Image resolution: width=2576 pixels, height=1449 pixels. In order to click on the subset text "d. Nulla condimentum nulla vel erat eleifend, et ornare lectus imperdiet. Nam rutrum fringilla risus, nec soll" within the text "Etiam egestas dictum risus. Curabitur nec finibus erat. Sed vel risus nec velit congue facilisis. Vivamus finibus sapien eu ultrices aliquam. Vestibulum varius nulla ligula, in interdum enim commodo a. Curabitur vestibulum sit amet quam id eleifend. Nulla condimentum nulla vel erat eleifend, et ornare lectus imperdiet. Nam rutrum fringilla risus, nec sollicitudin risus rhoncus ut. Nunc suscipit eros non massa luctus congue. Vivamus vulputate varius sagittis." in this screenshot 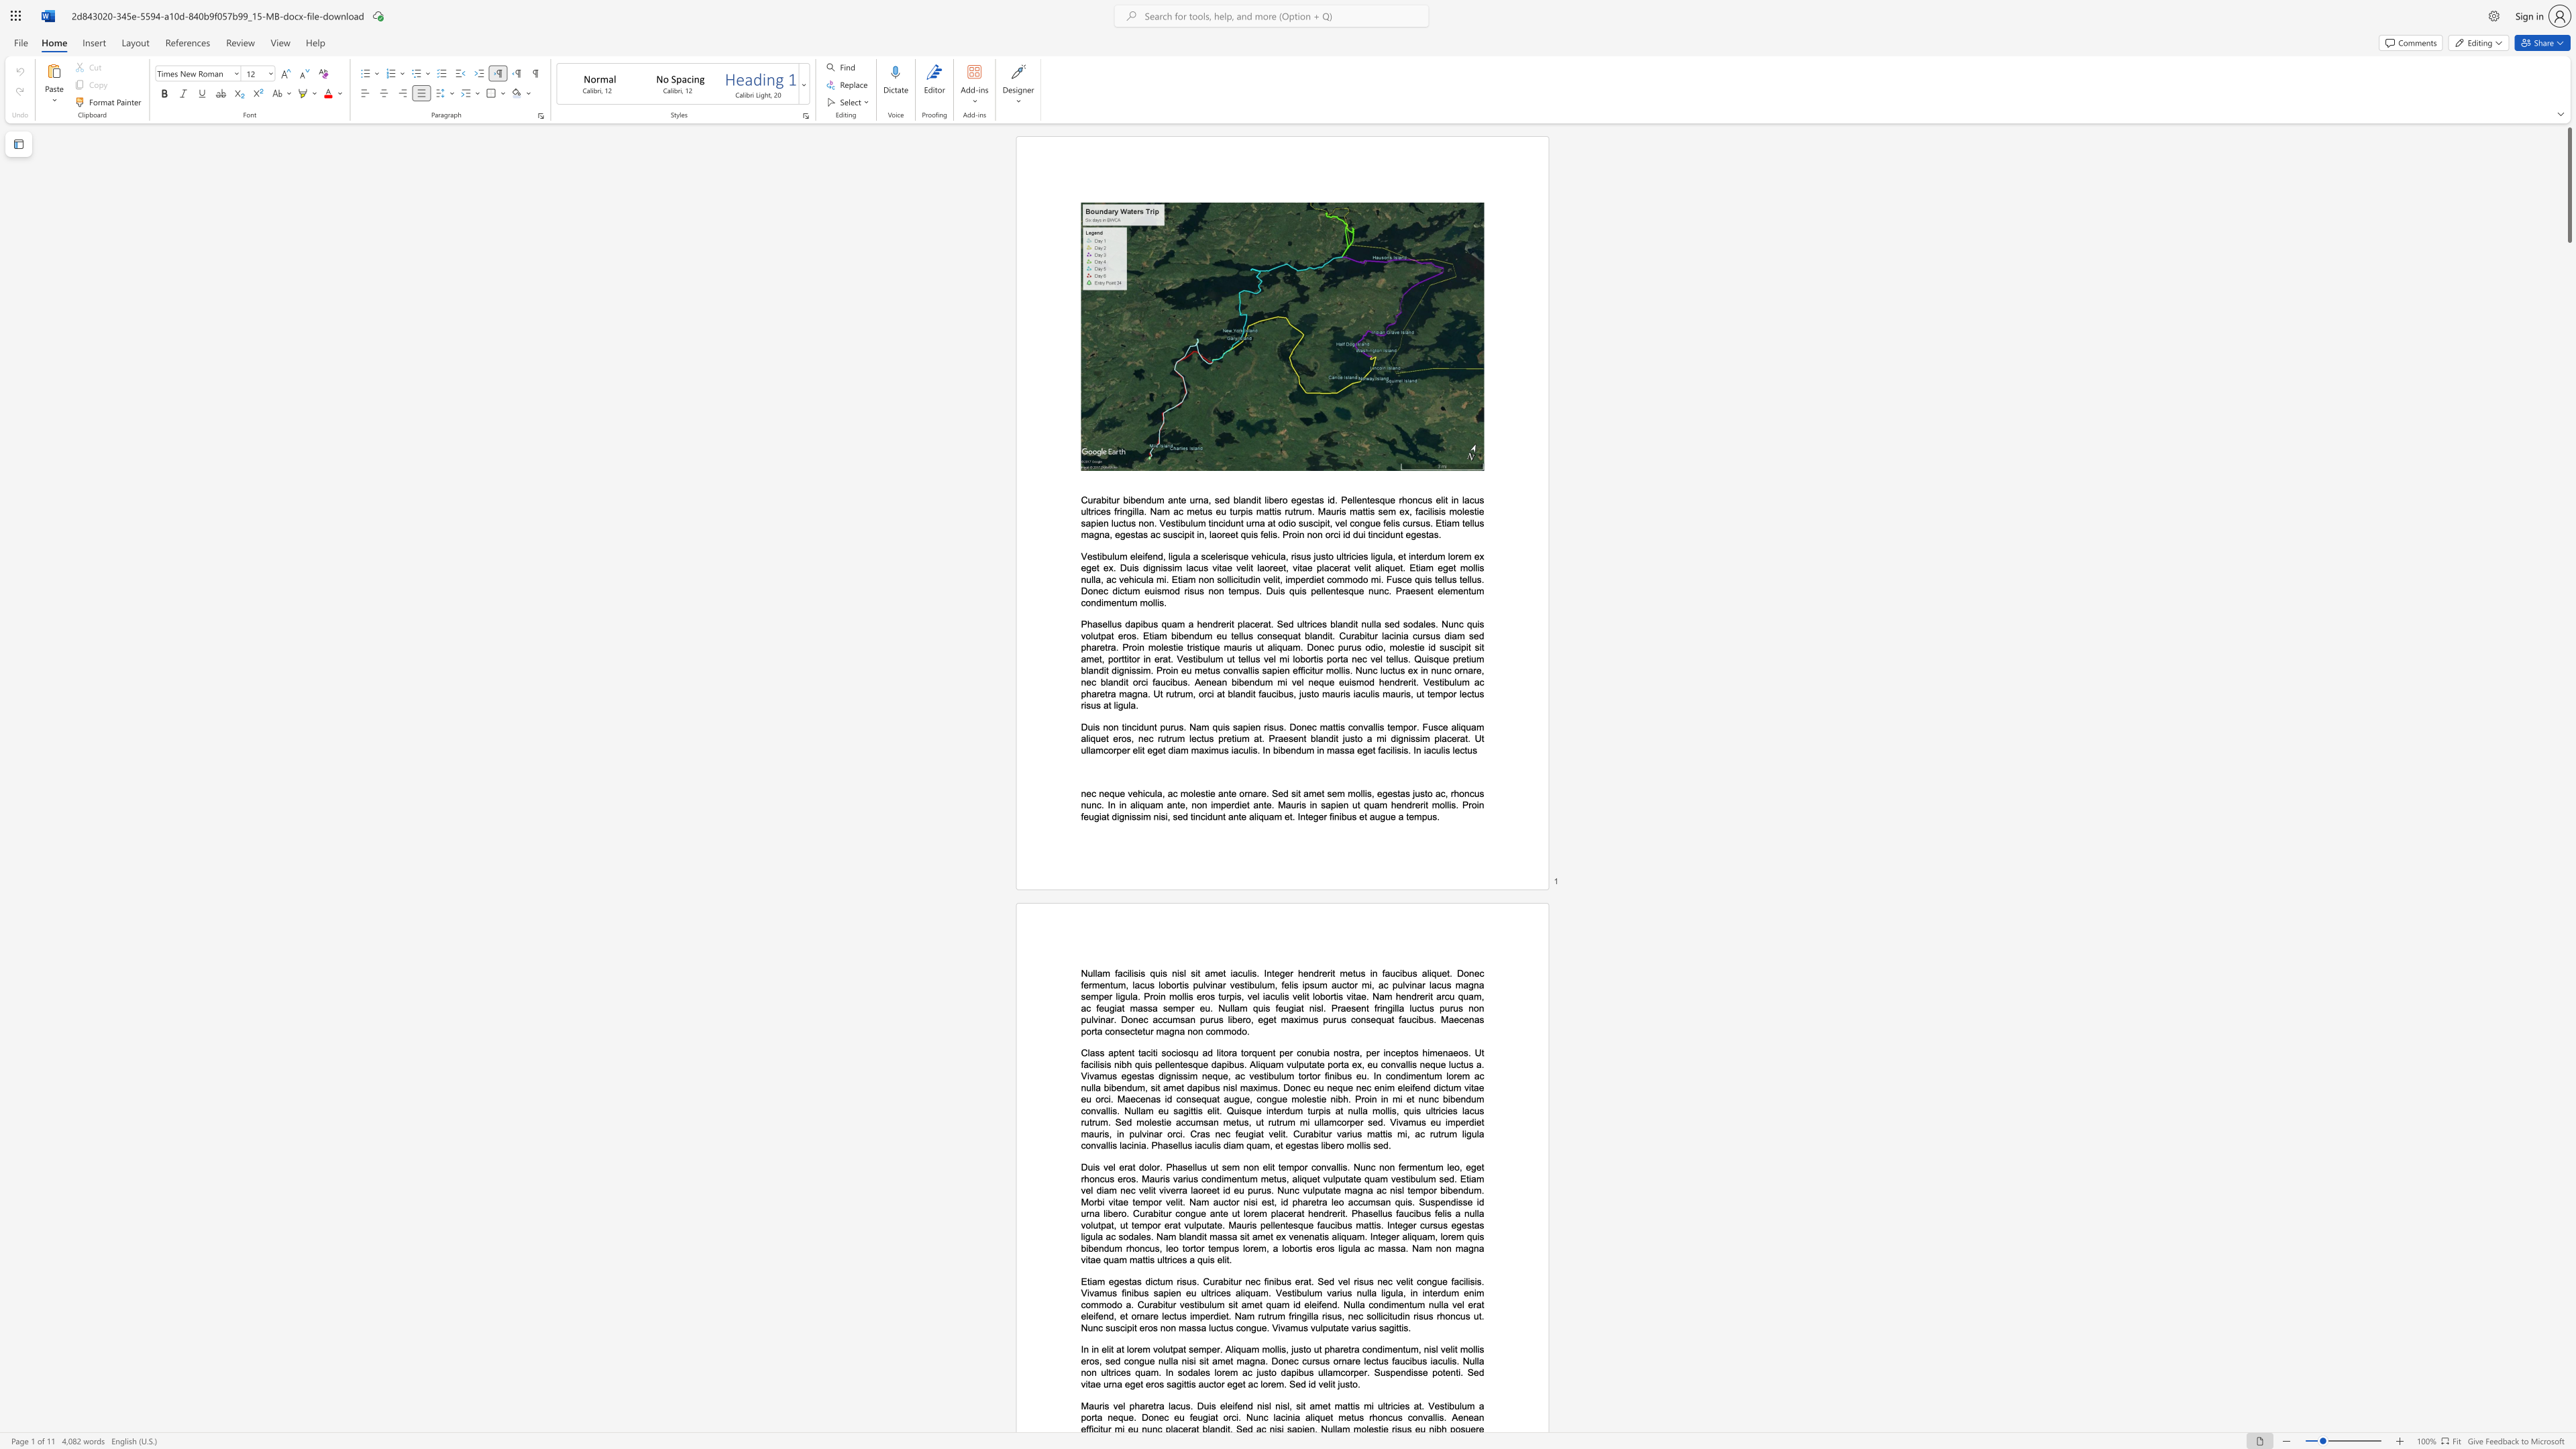, I will do `click(1331, 1305)`.